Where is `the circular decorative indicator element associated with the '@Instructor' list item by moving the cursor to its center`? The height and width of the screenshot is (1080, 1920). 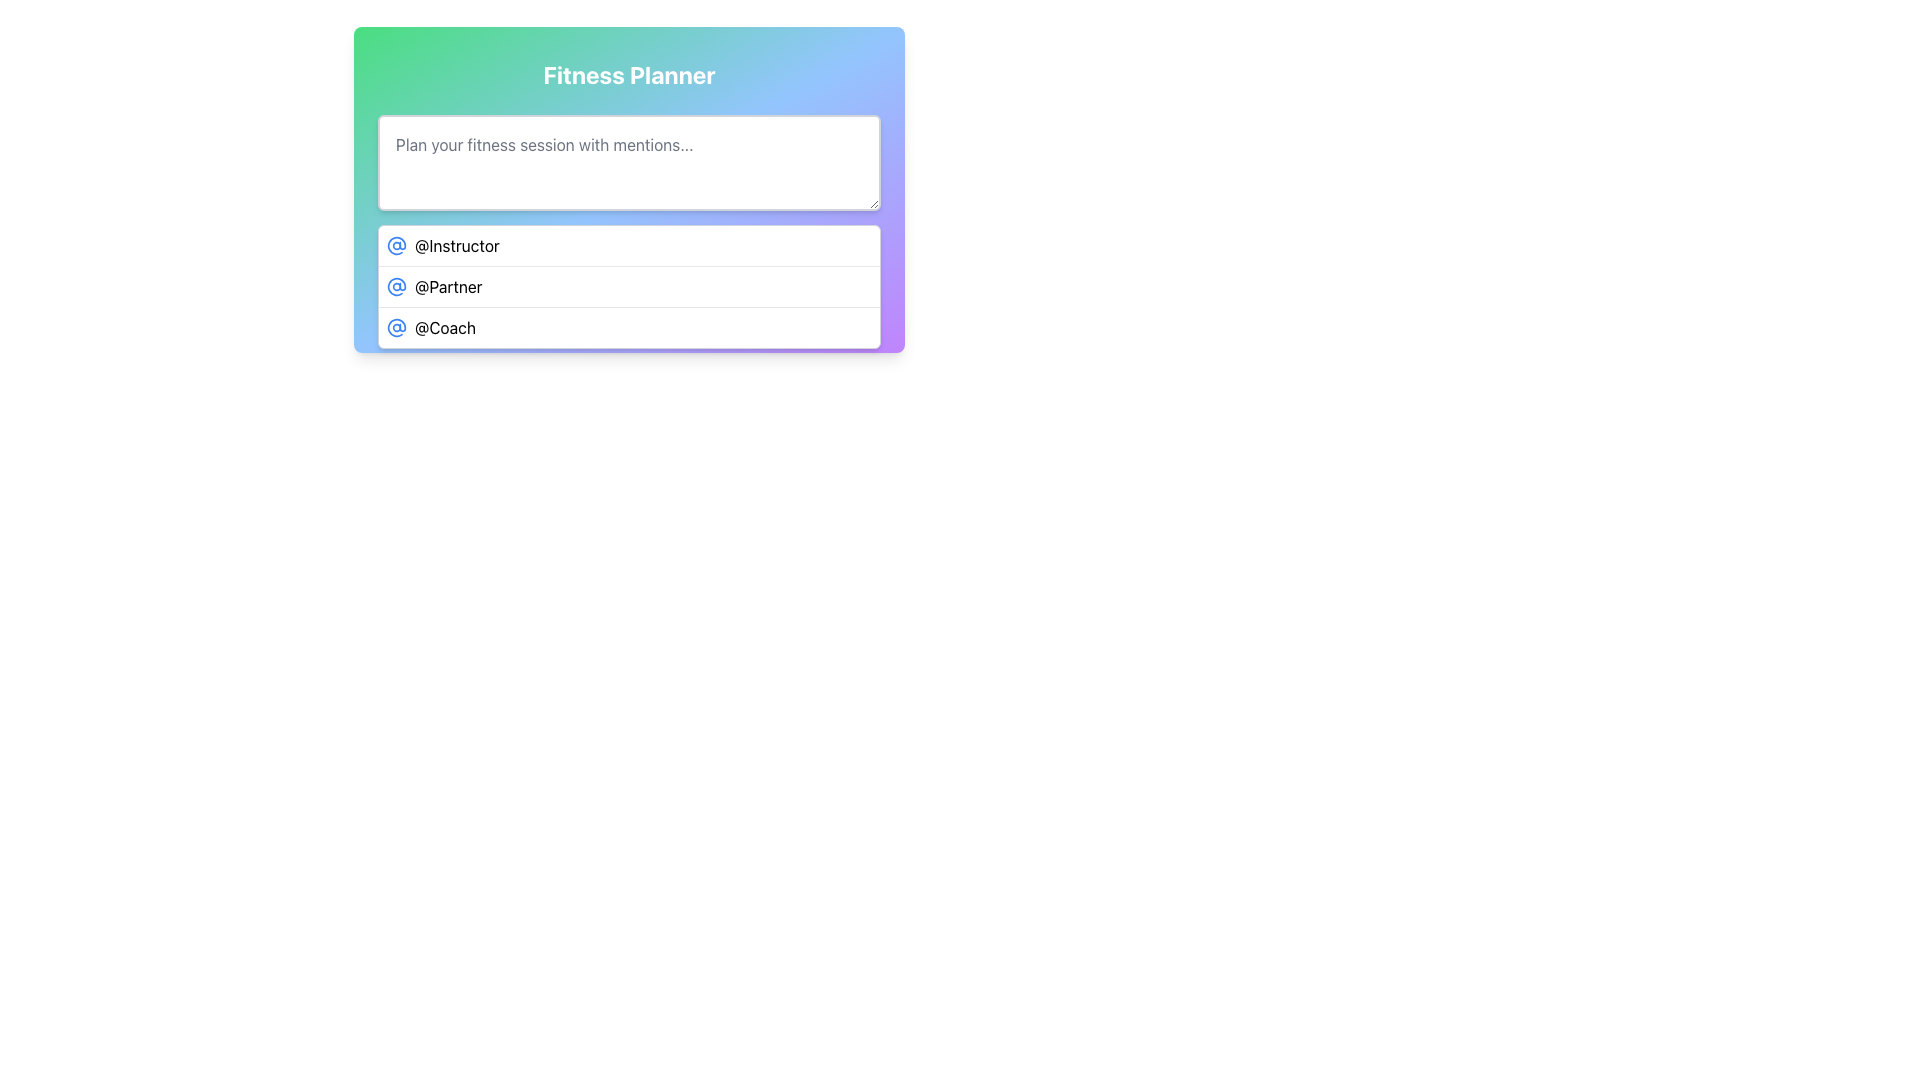 the circular decorative indicator element associated with the '@Instructor' list item by moving the cursor to its center is located at coordinates (402, 260).